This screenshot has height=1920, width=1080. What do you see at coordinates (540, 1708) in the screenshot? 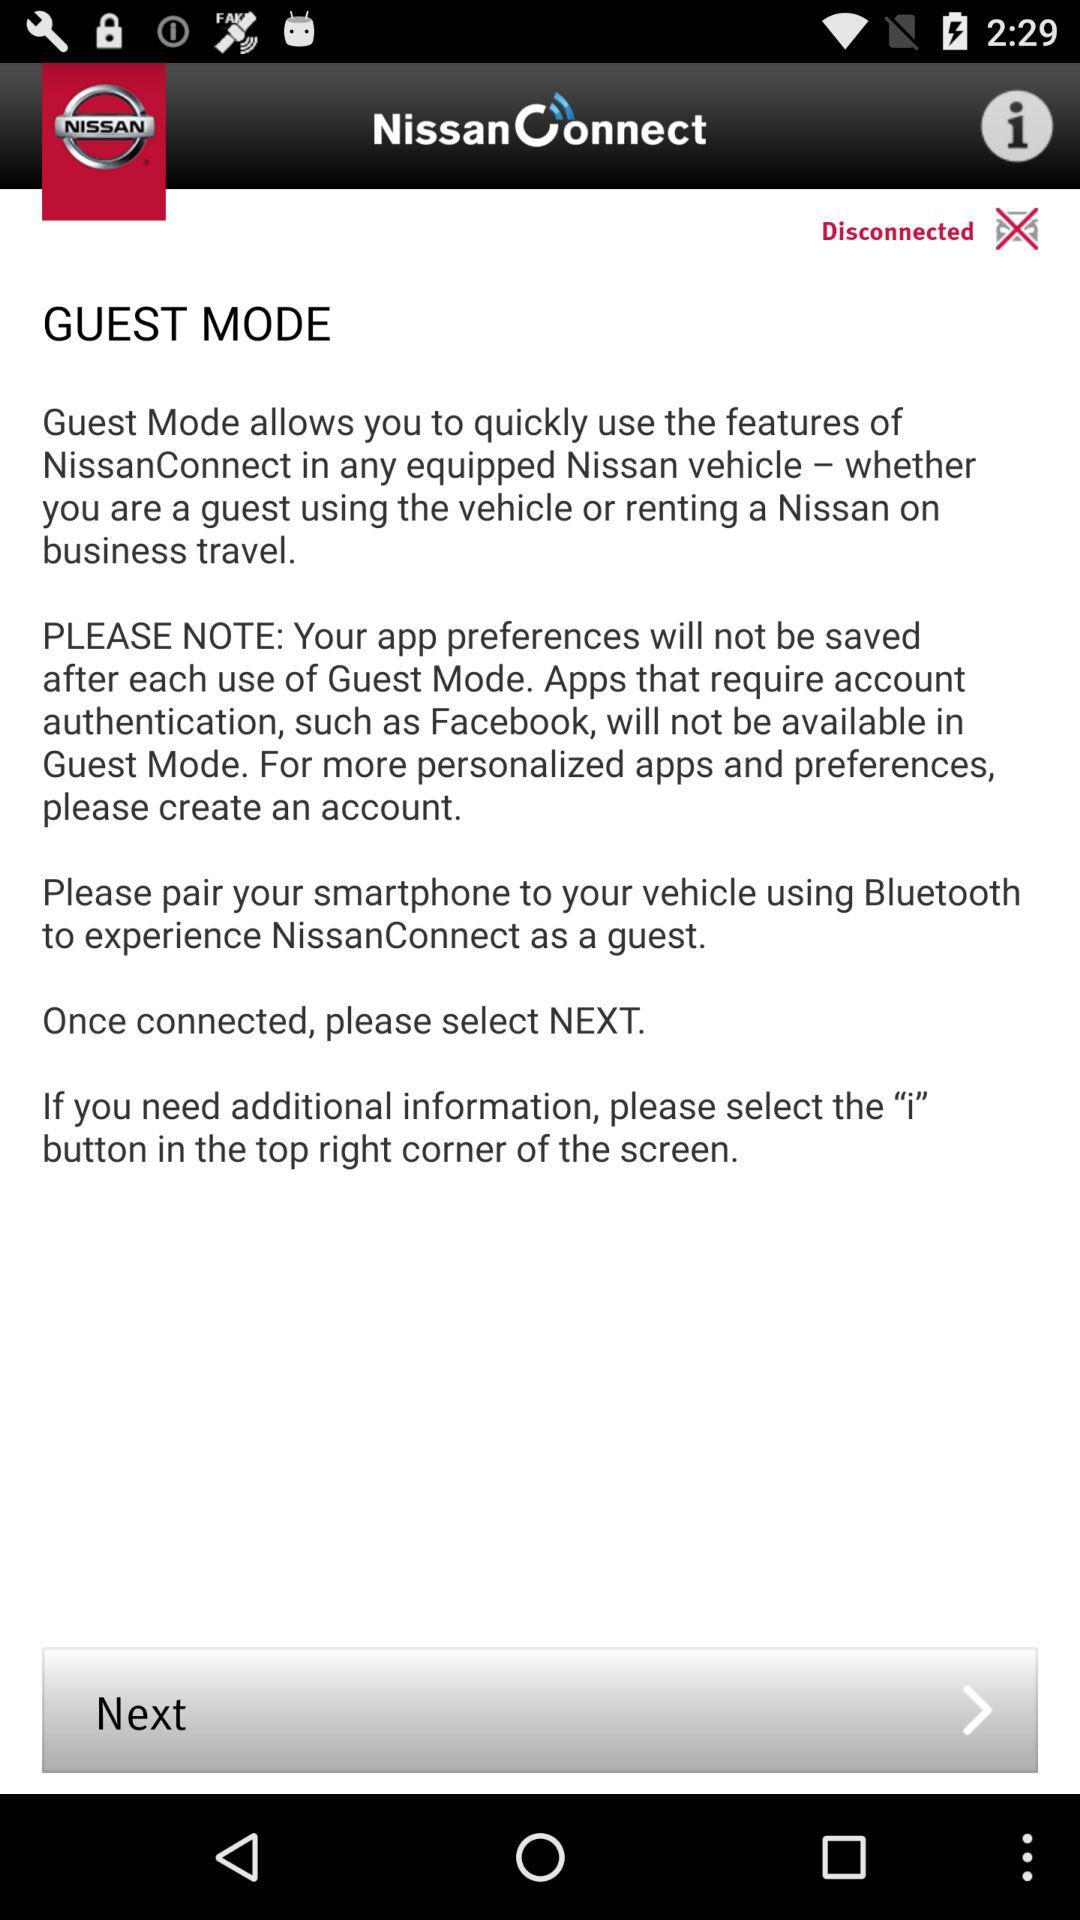
I see `the next at the bottom` at bounding box center [540, 1708].